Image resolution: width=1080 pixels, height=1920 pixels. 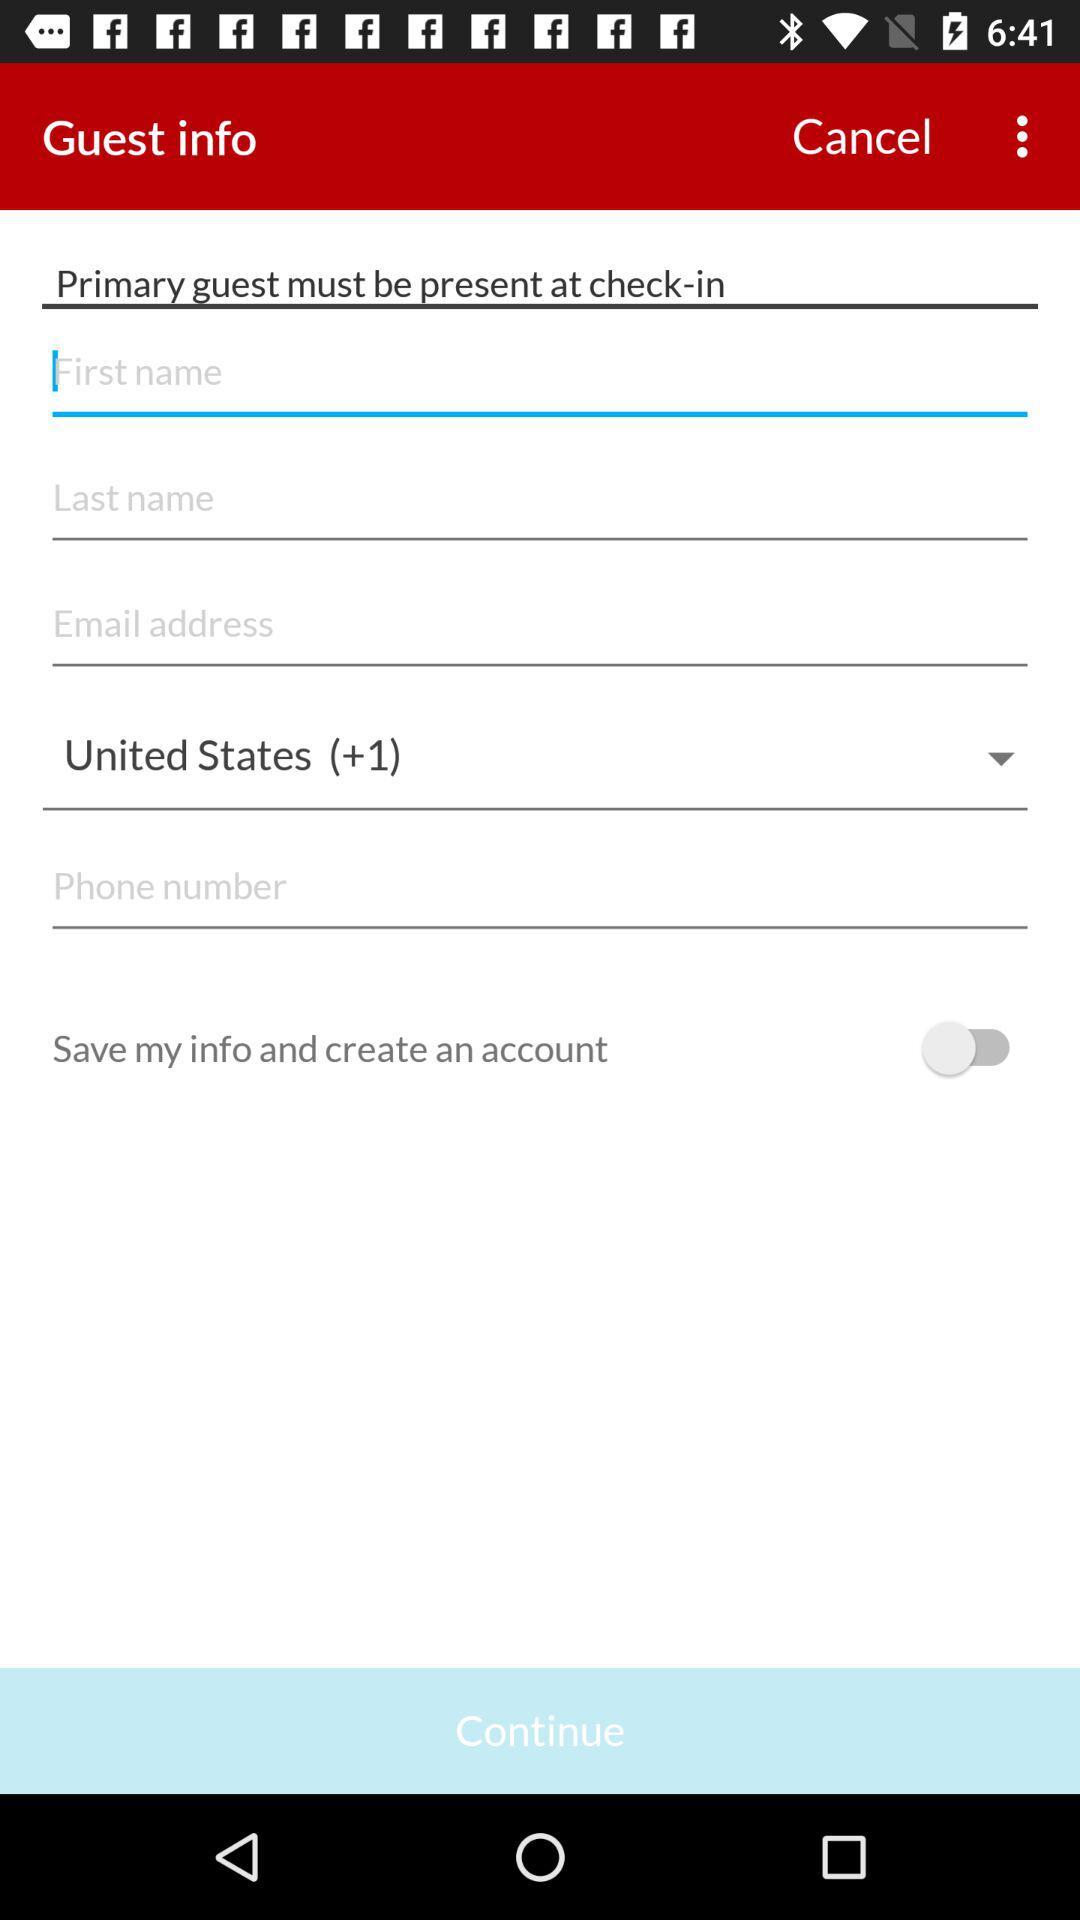 I want to click on account filling form, so click(x=540, y=498).